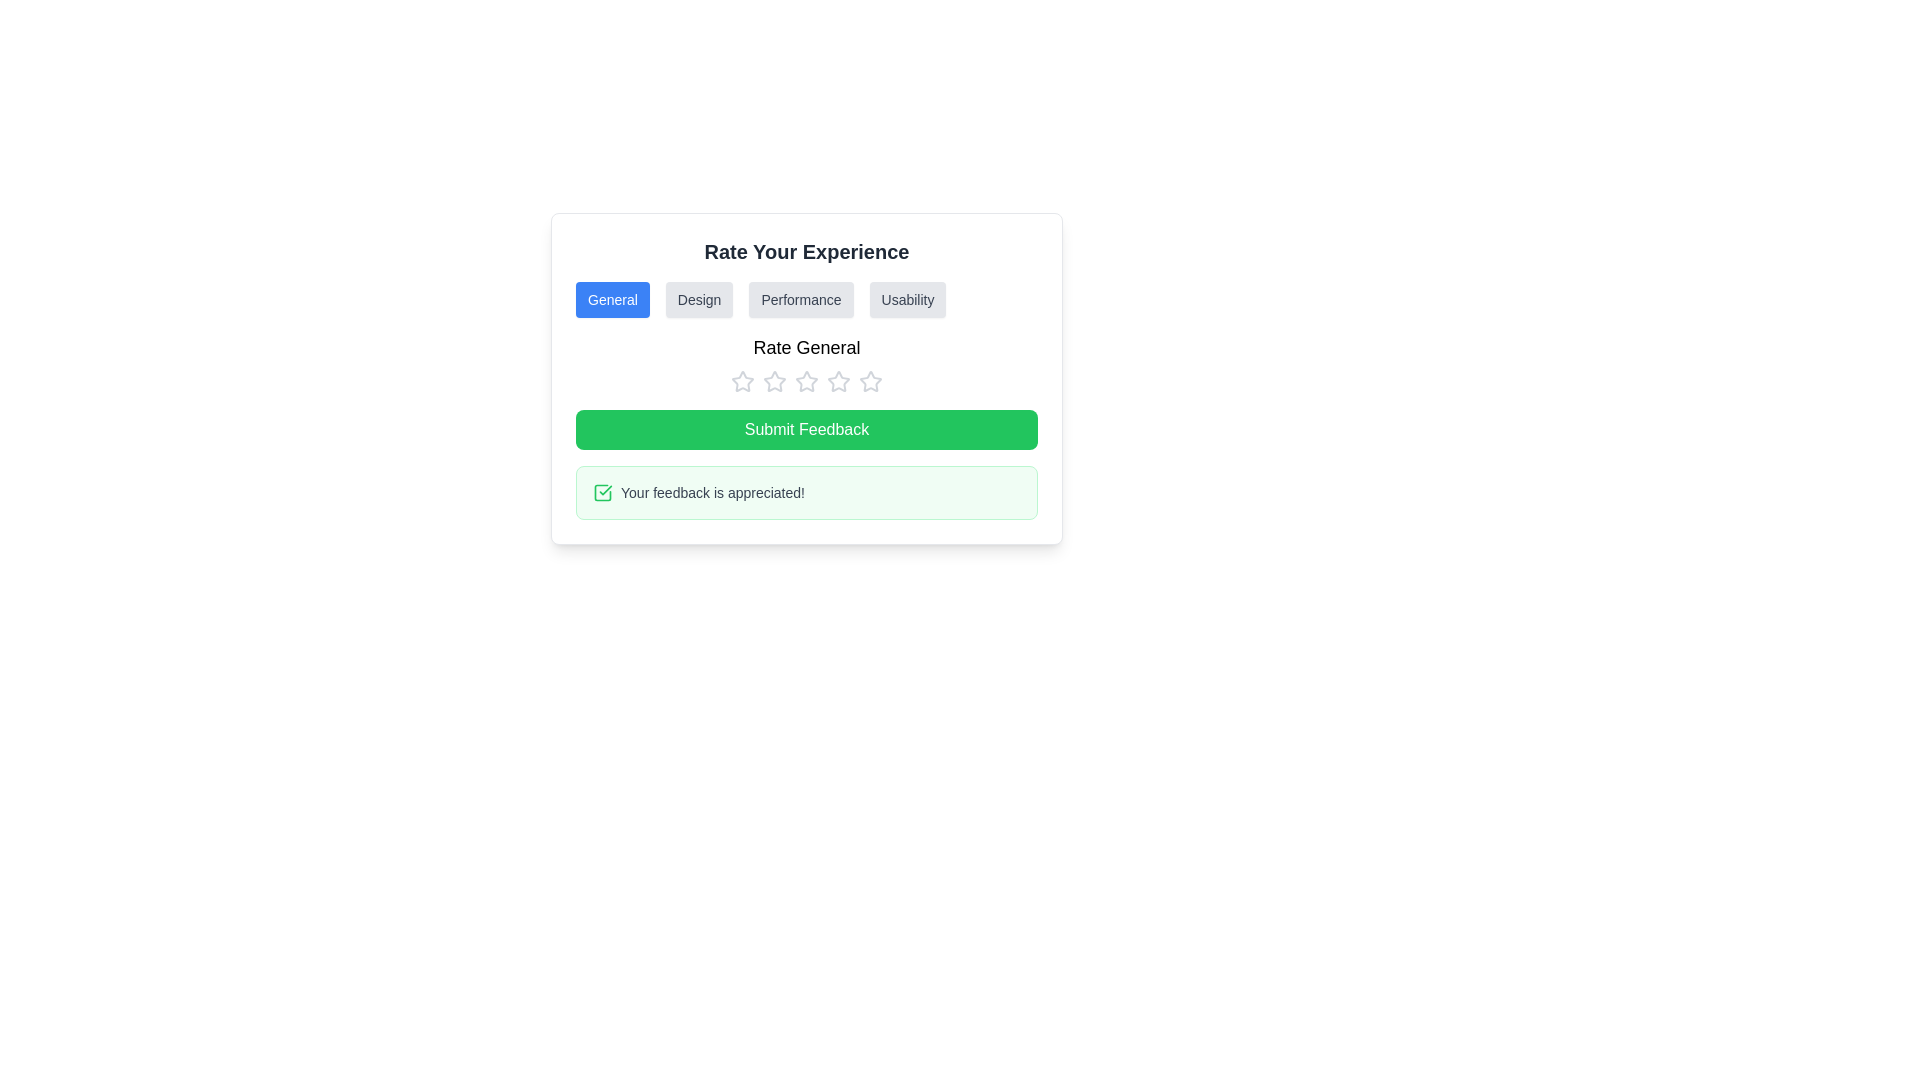 This screenshot has width=1920, height=1080. What do you see at coordinates (806, 381) in the screenshot?
I see `the third rating star in the 'Rate General' panel` at bounding box center [806, 381].